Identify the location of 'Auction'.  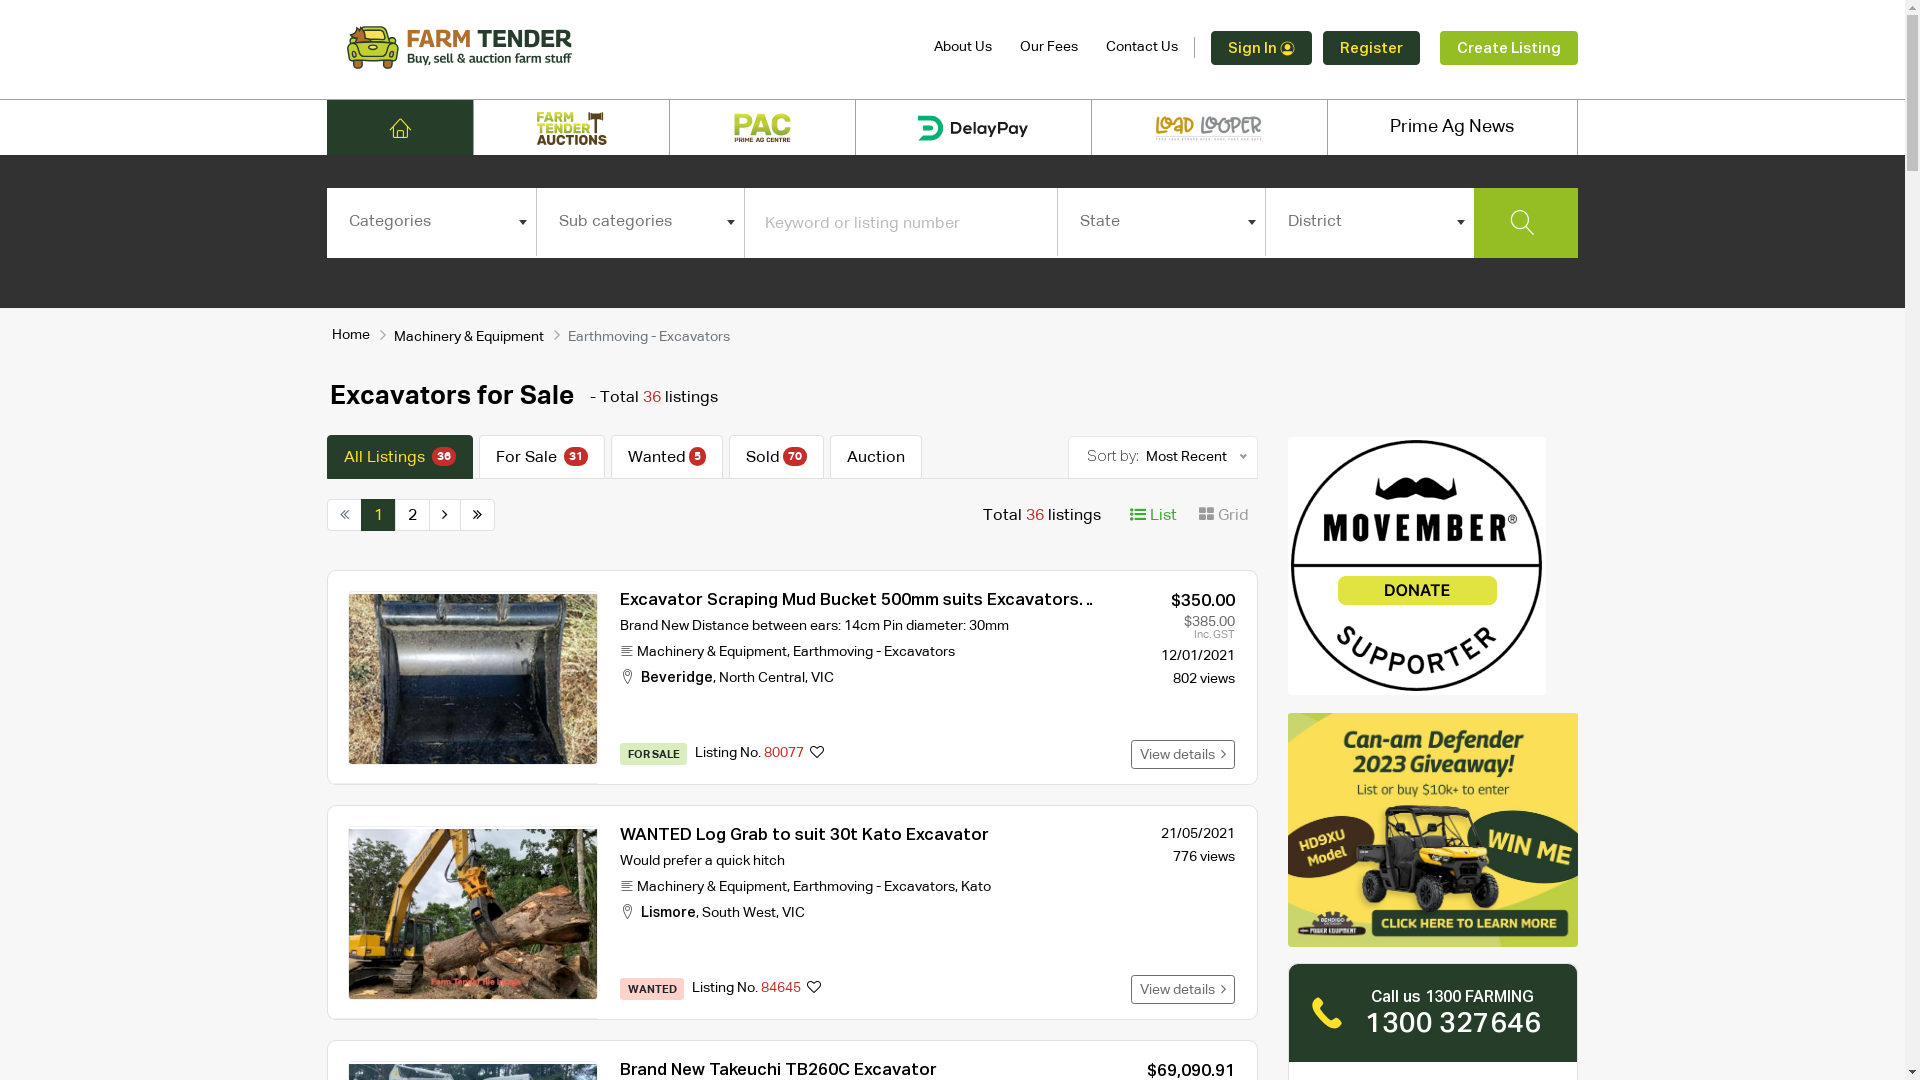
(876, 456).